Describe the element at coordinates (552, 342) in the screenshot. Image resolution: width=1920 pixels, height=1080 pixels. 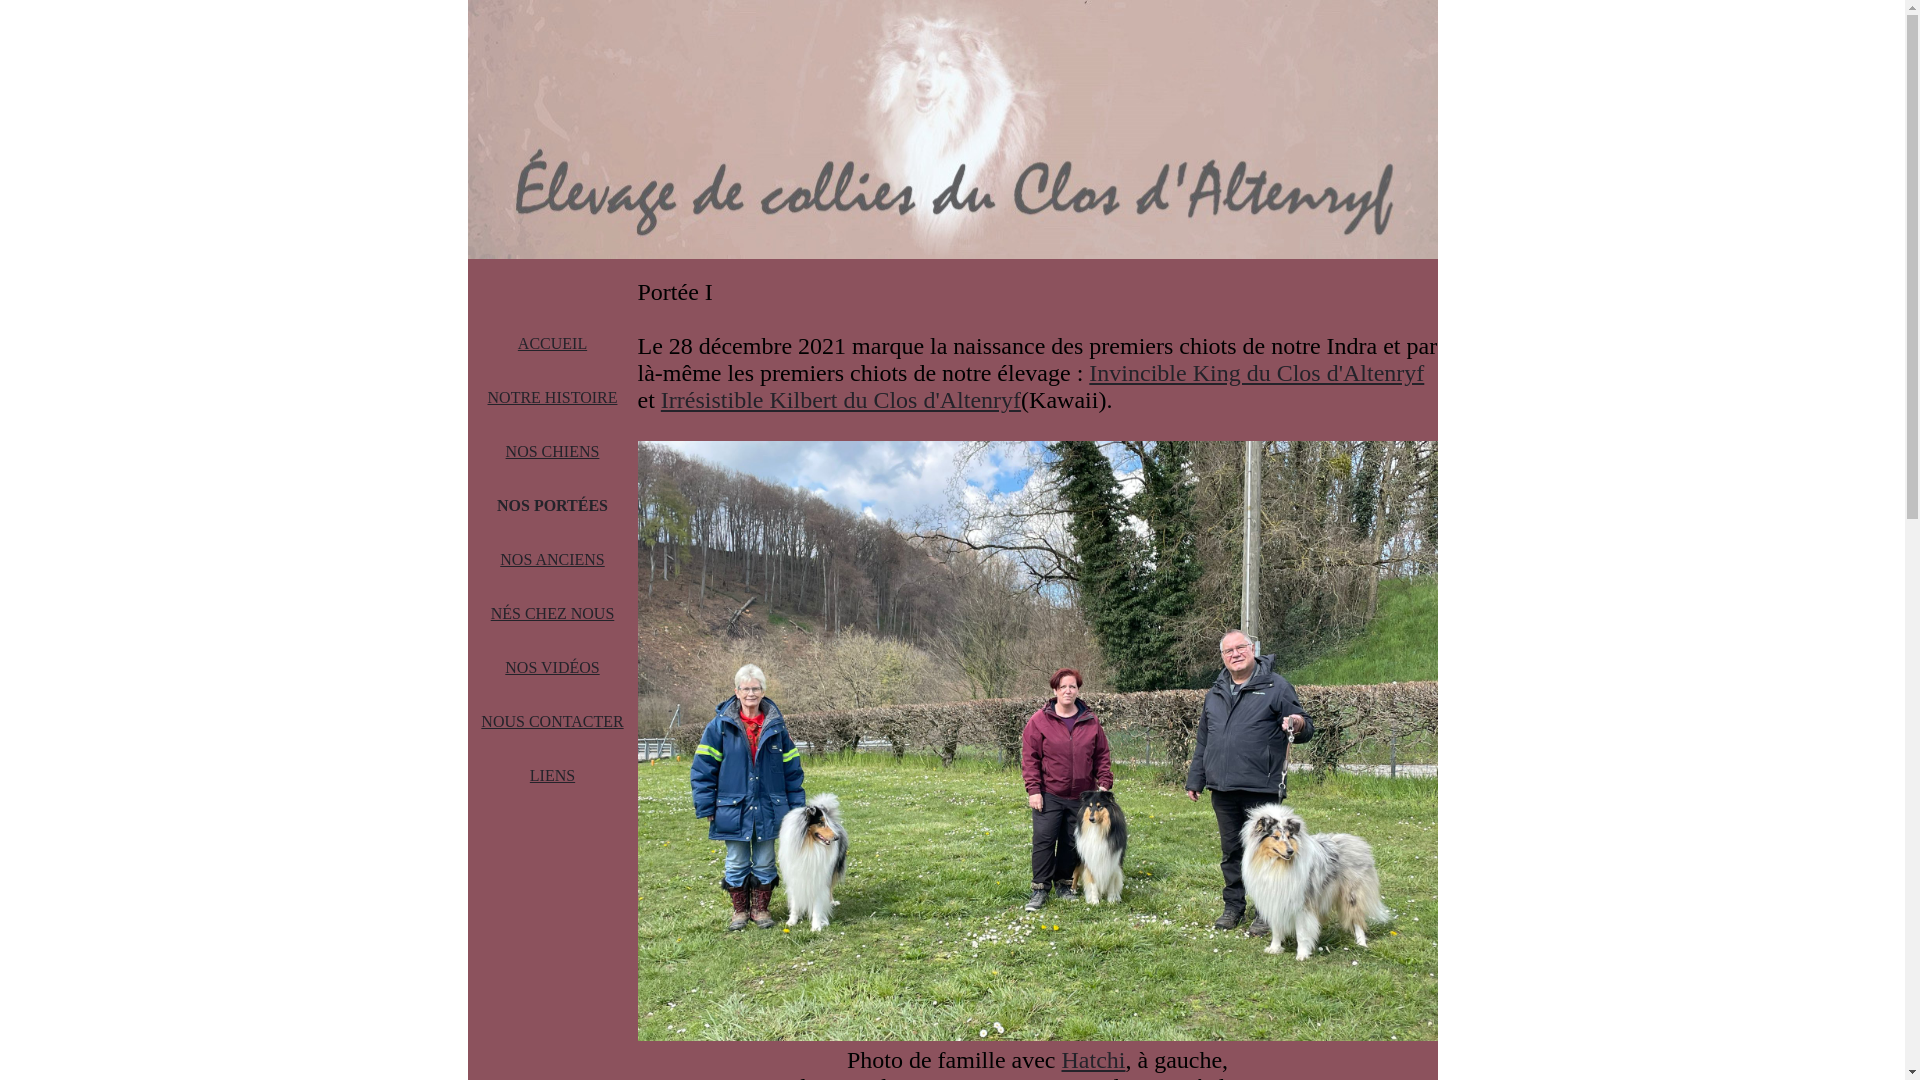
I see `'ACCUEIL'` at that location.